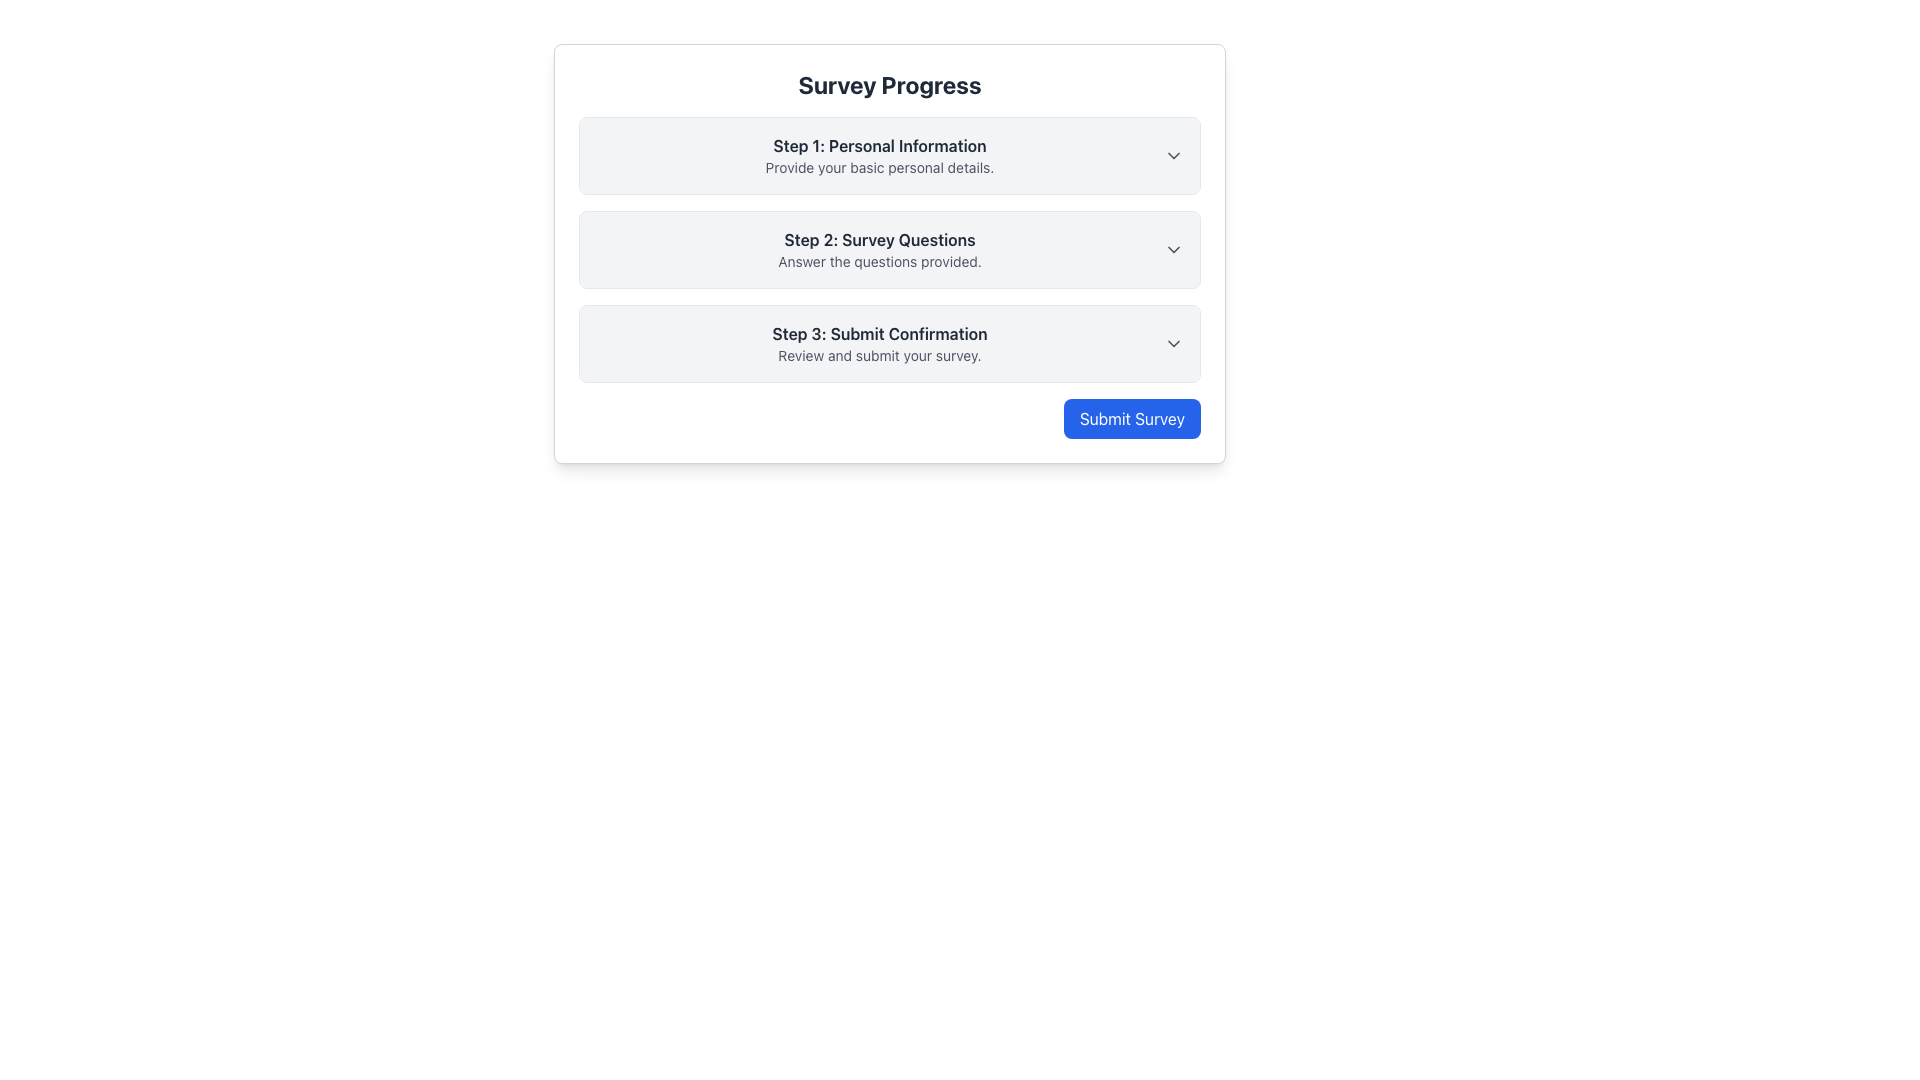 This screenshot has height=1080, width=1920. Describe the element at coordinates (879, 145) in the screenshot. I see `text label that introduces the first step ('Personal Information') in the multi-step survey process, located at the top of the card below the heading 'Survey Progress'` at that location.